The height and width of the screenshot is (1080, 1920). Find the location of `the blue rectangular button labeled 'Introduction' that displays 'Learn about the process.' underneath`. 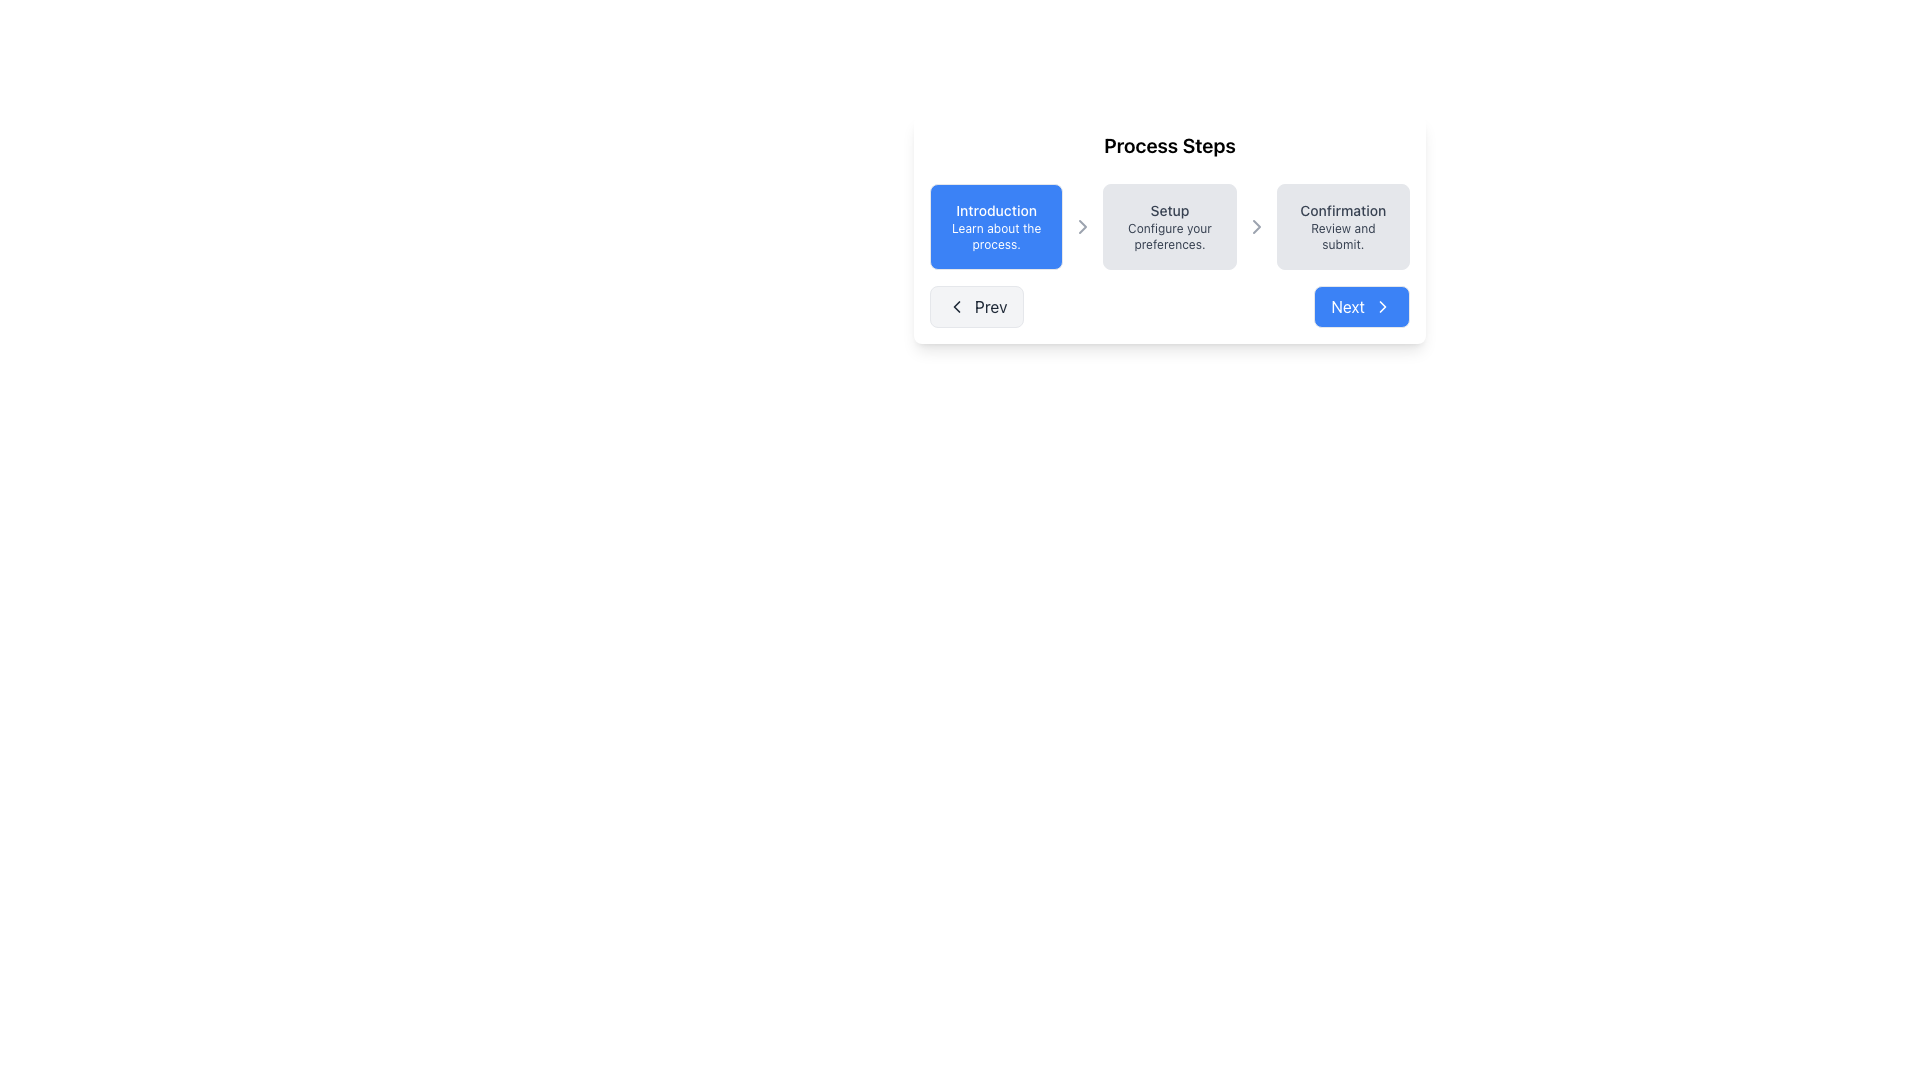

the blue rectangular button labeled 'Introduction' that displays 'Learn about the process.' underneath is located at coordinates (996, 226).